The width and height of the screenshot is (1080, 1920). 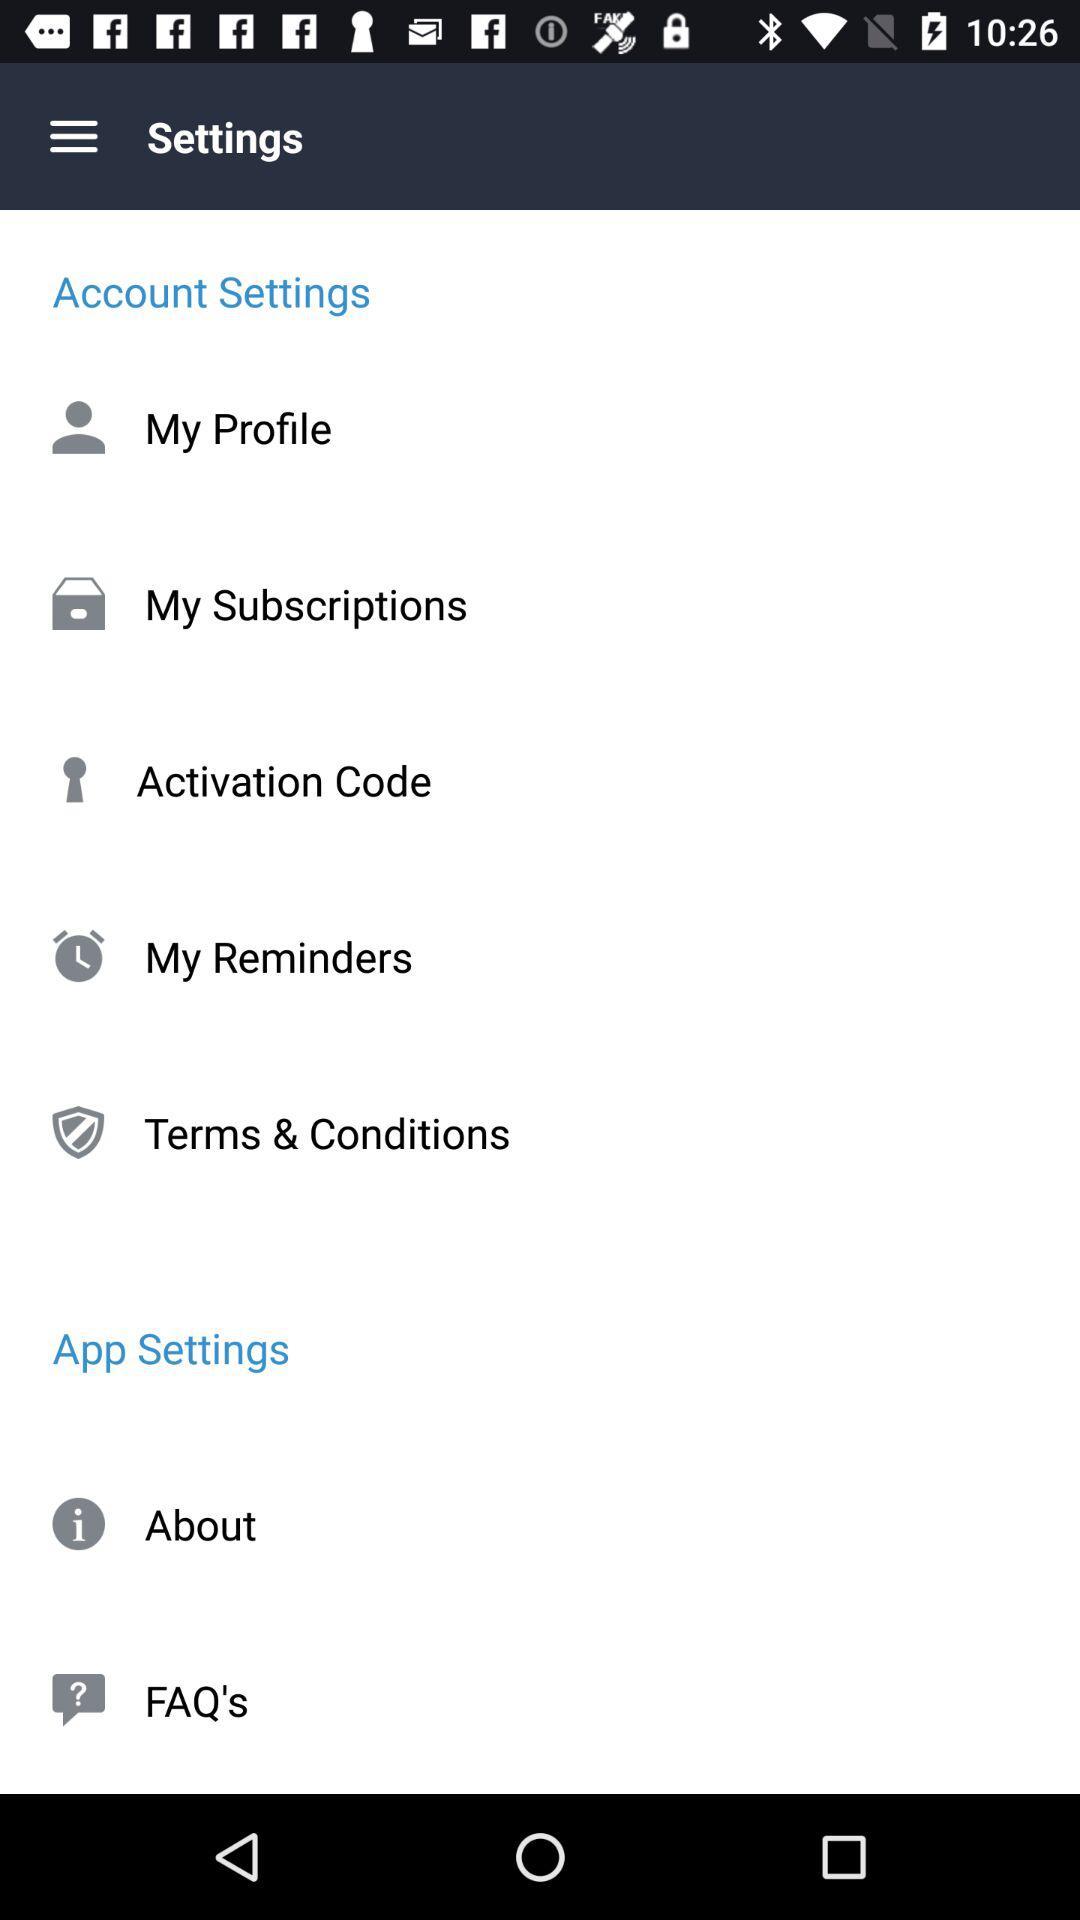 I want to click on my reminders icon, so click(x=540, y=955).